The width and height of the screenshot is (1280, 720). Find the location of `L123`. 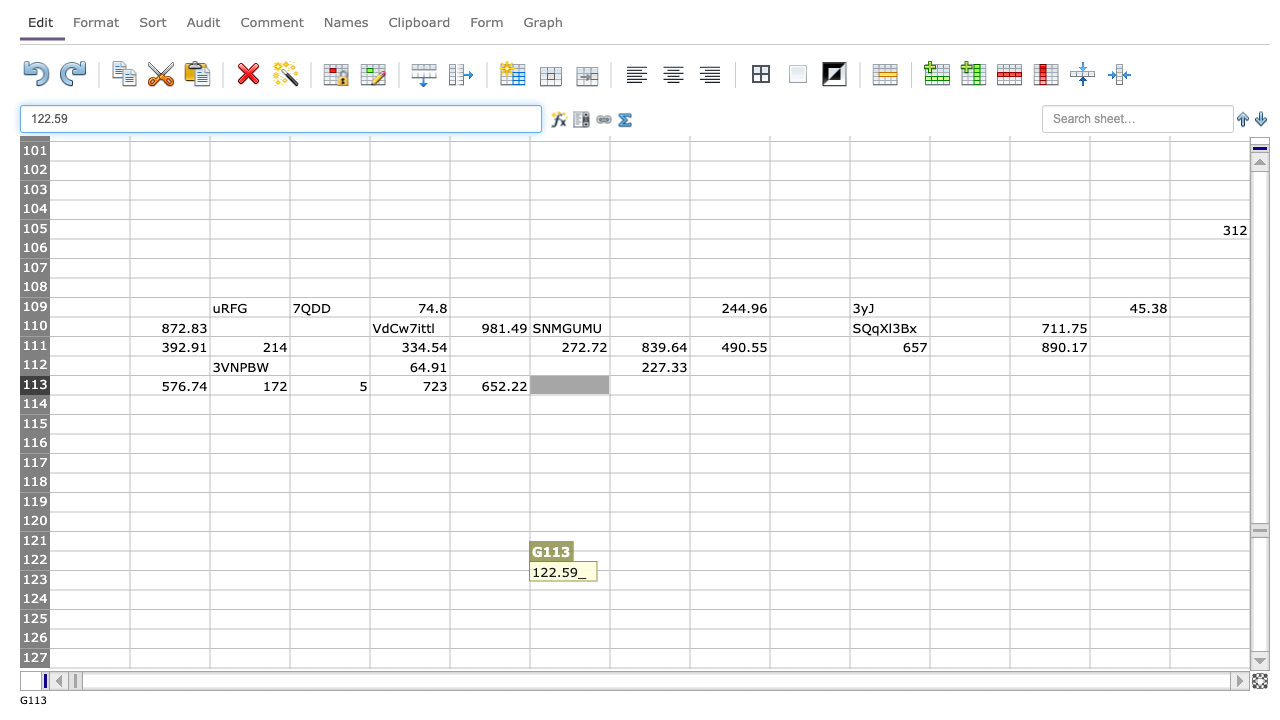

L123 is located at coordinates (969, 580).